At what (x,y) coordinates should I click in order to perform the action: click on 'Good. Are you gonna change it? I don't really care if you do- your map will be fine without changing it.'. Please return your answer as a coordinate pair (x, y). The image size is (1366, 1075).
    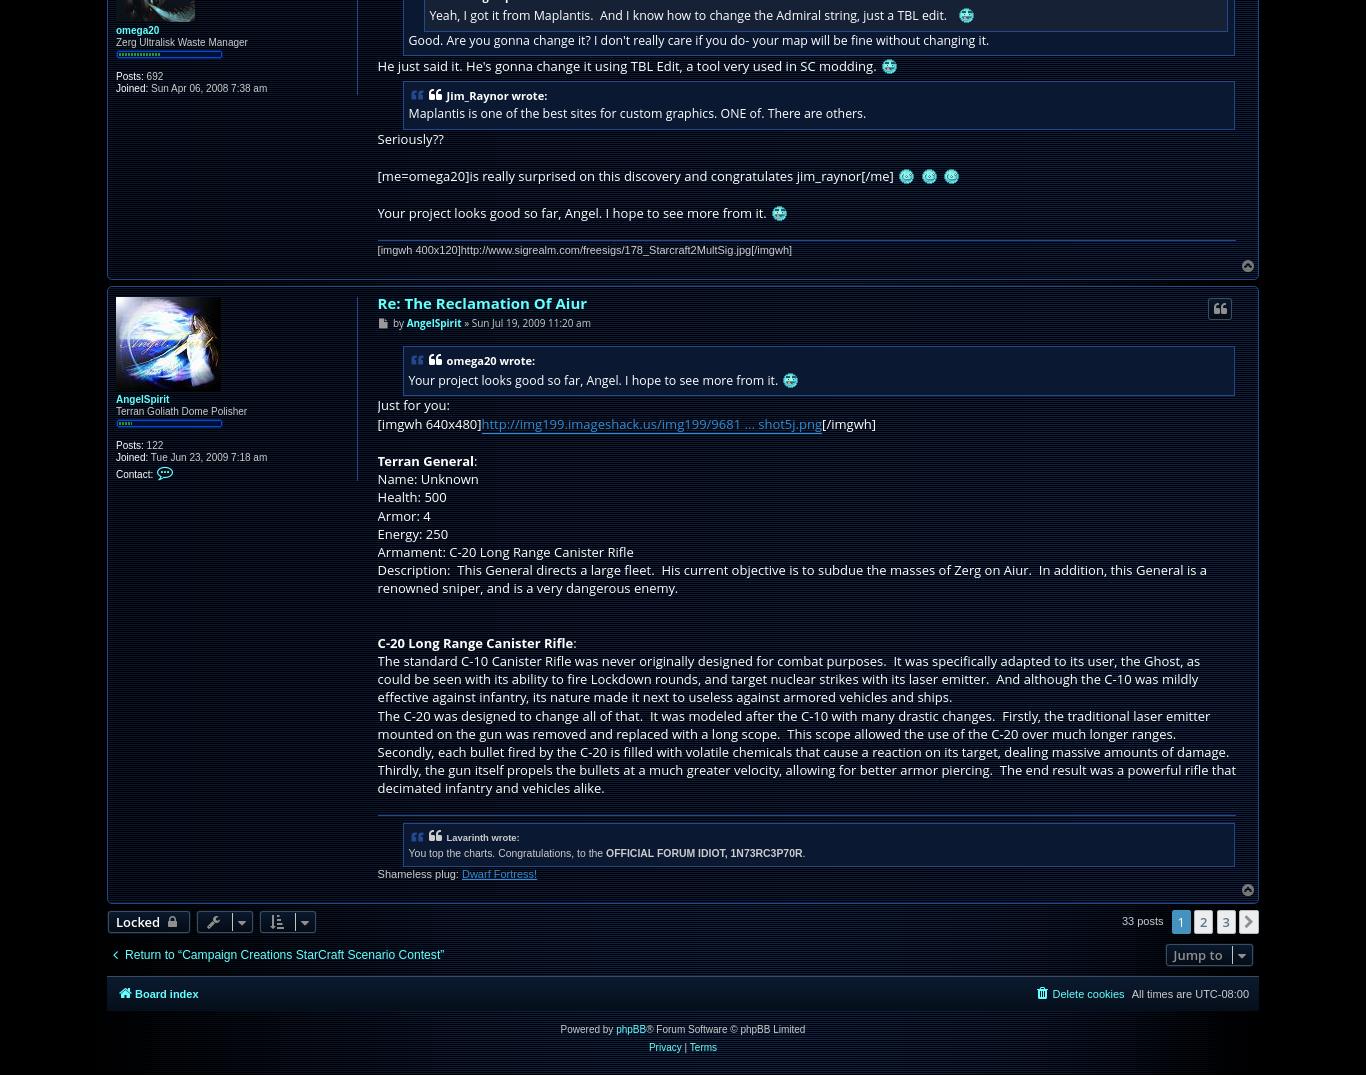
    Looking at the image, I should click on (698, 38).